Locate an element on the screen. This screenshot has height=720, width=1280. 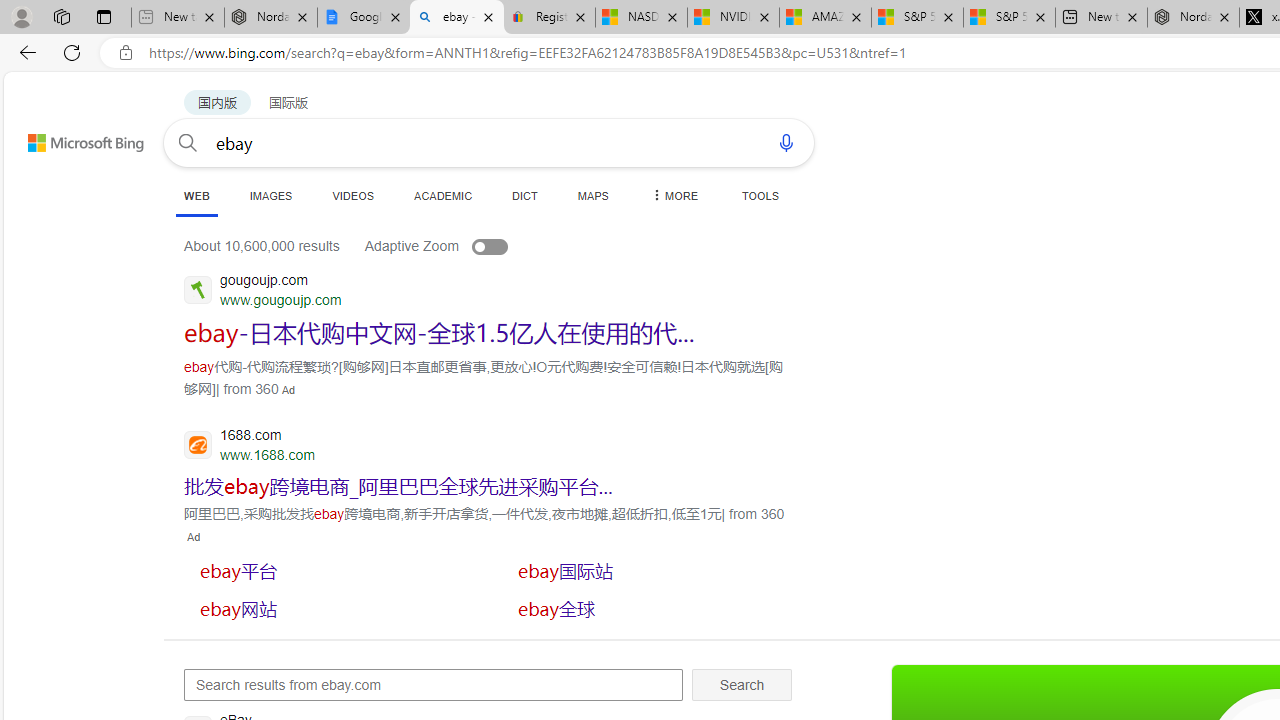
'Back to Bing search' is located at coordinates (73, 137).